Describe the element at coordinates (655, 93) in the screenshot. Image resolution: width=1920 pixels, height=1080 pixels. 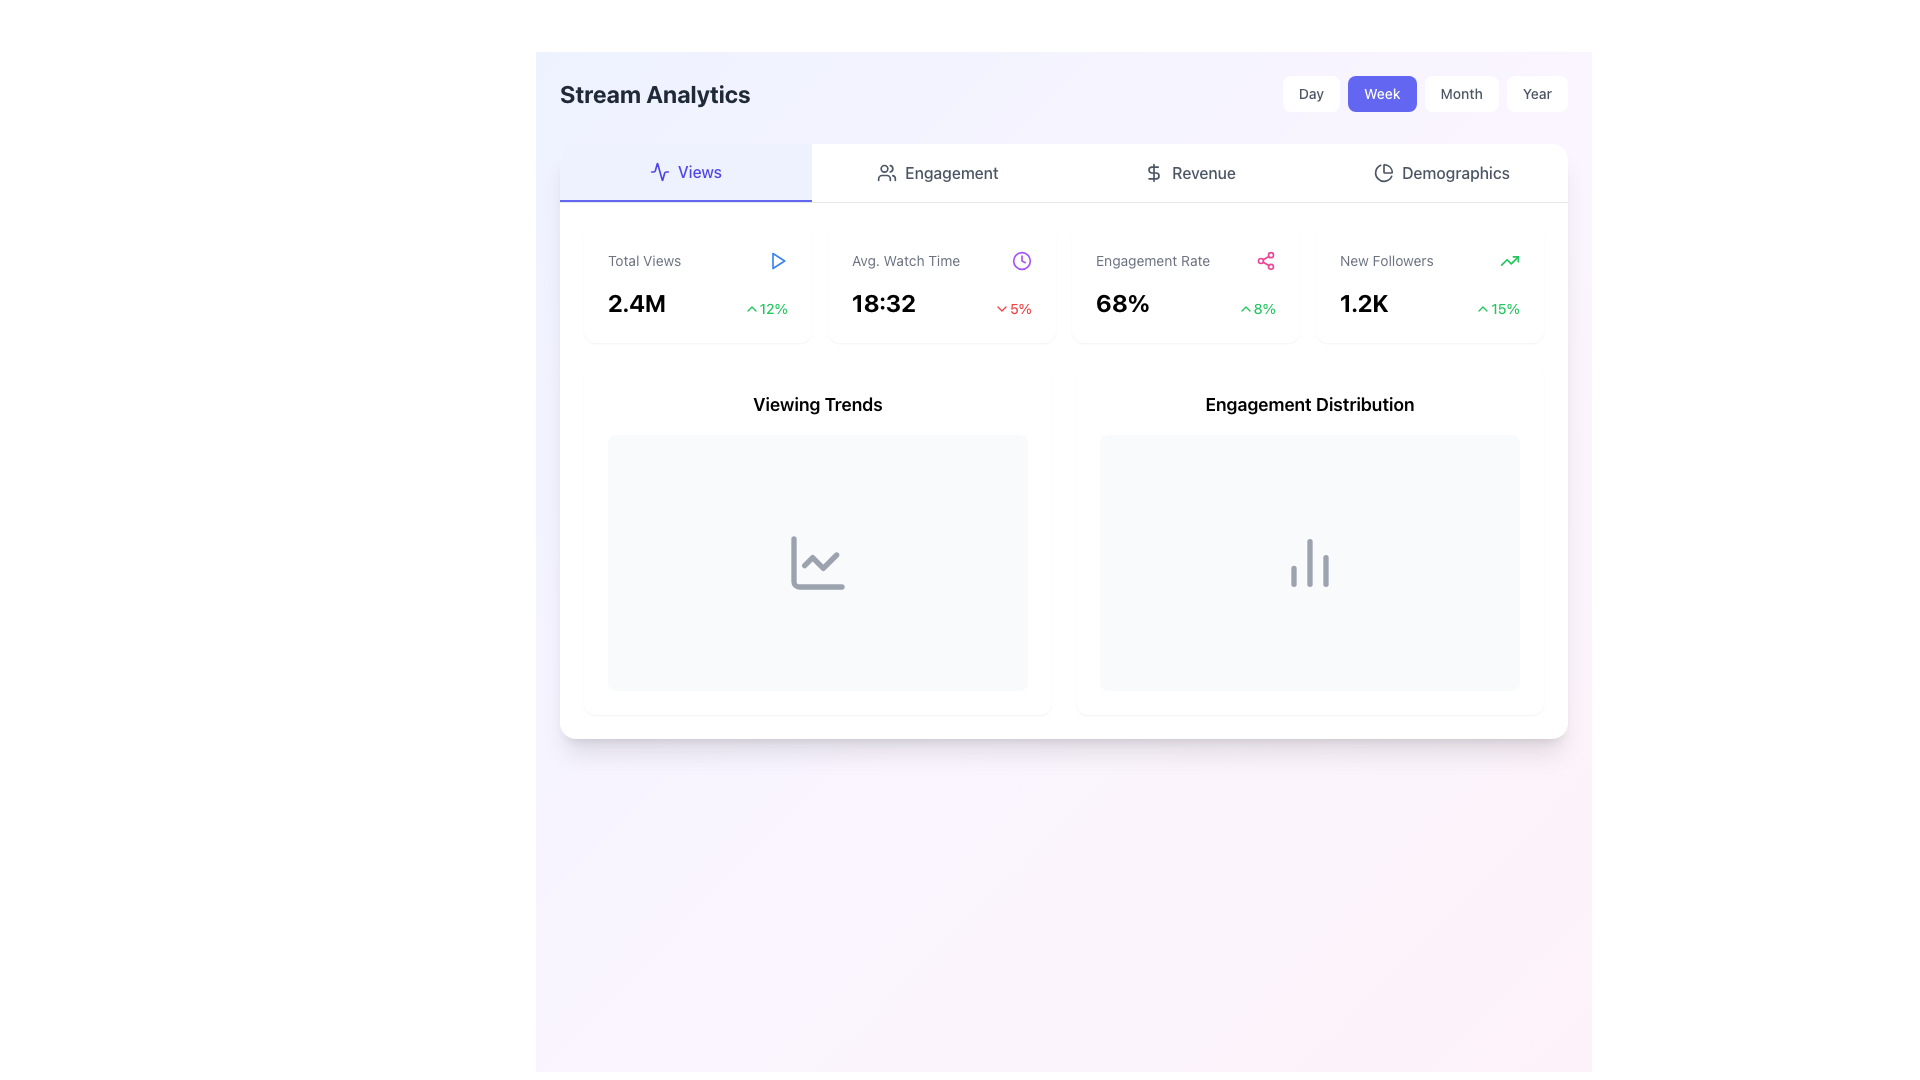
I see `the static text label used as a heading located at the top-left corner of the page, which provides context for the content below` at that location.